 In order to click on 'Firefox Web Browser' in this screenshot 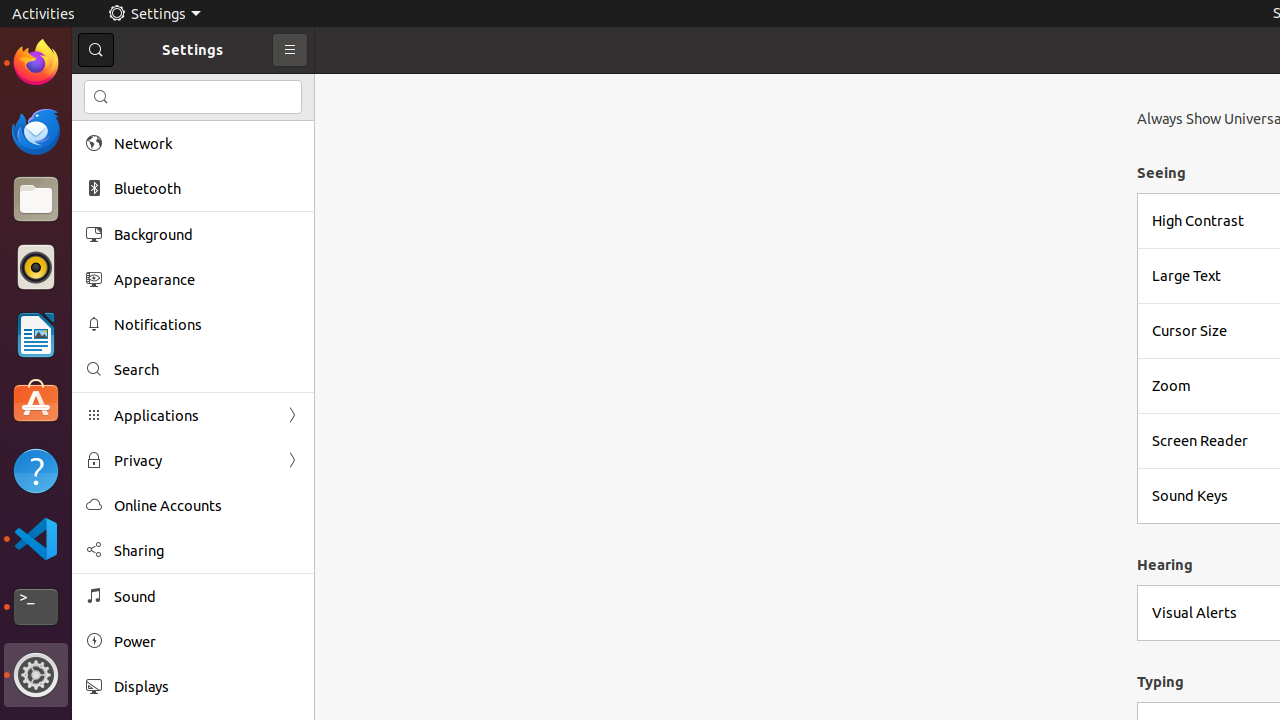, I will do `click(35, 61)`.